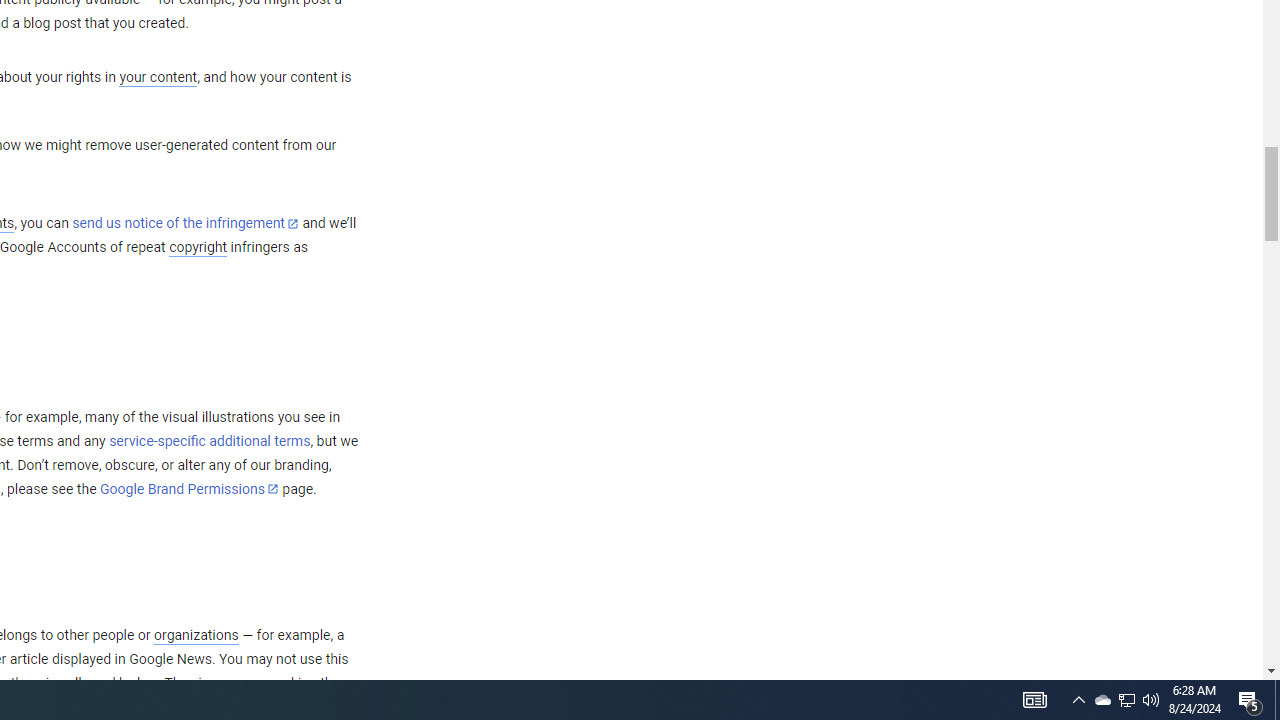  I want to click on 'your content', so click(157, 77).